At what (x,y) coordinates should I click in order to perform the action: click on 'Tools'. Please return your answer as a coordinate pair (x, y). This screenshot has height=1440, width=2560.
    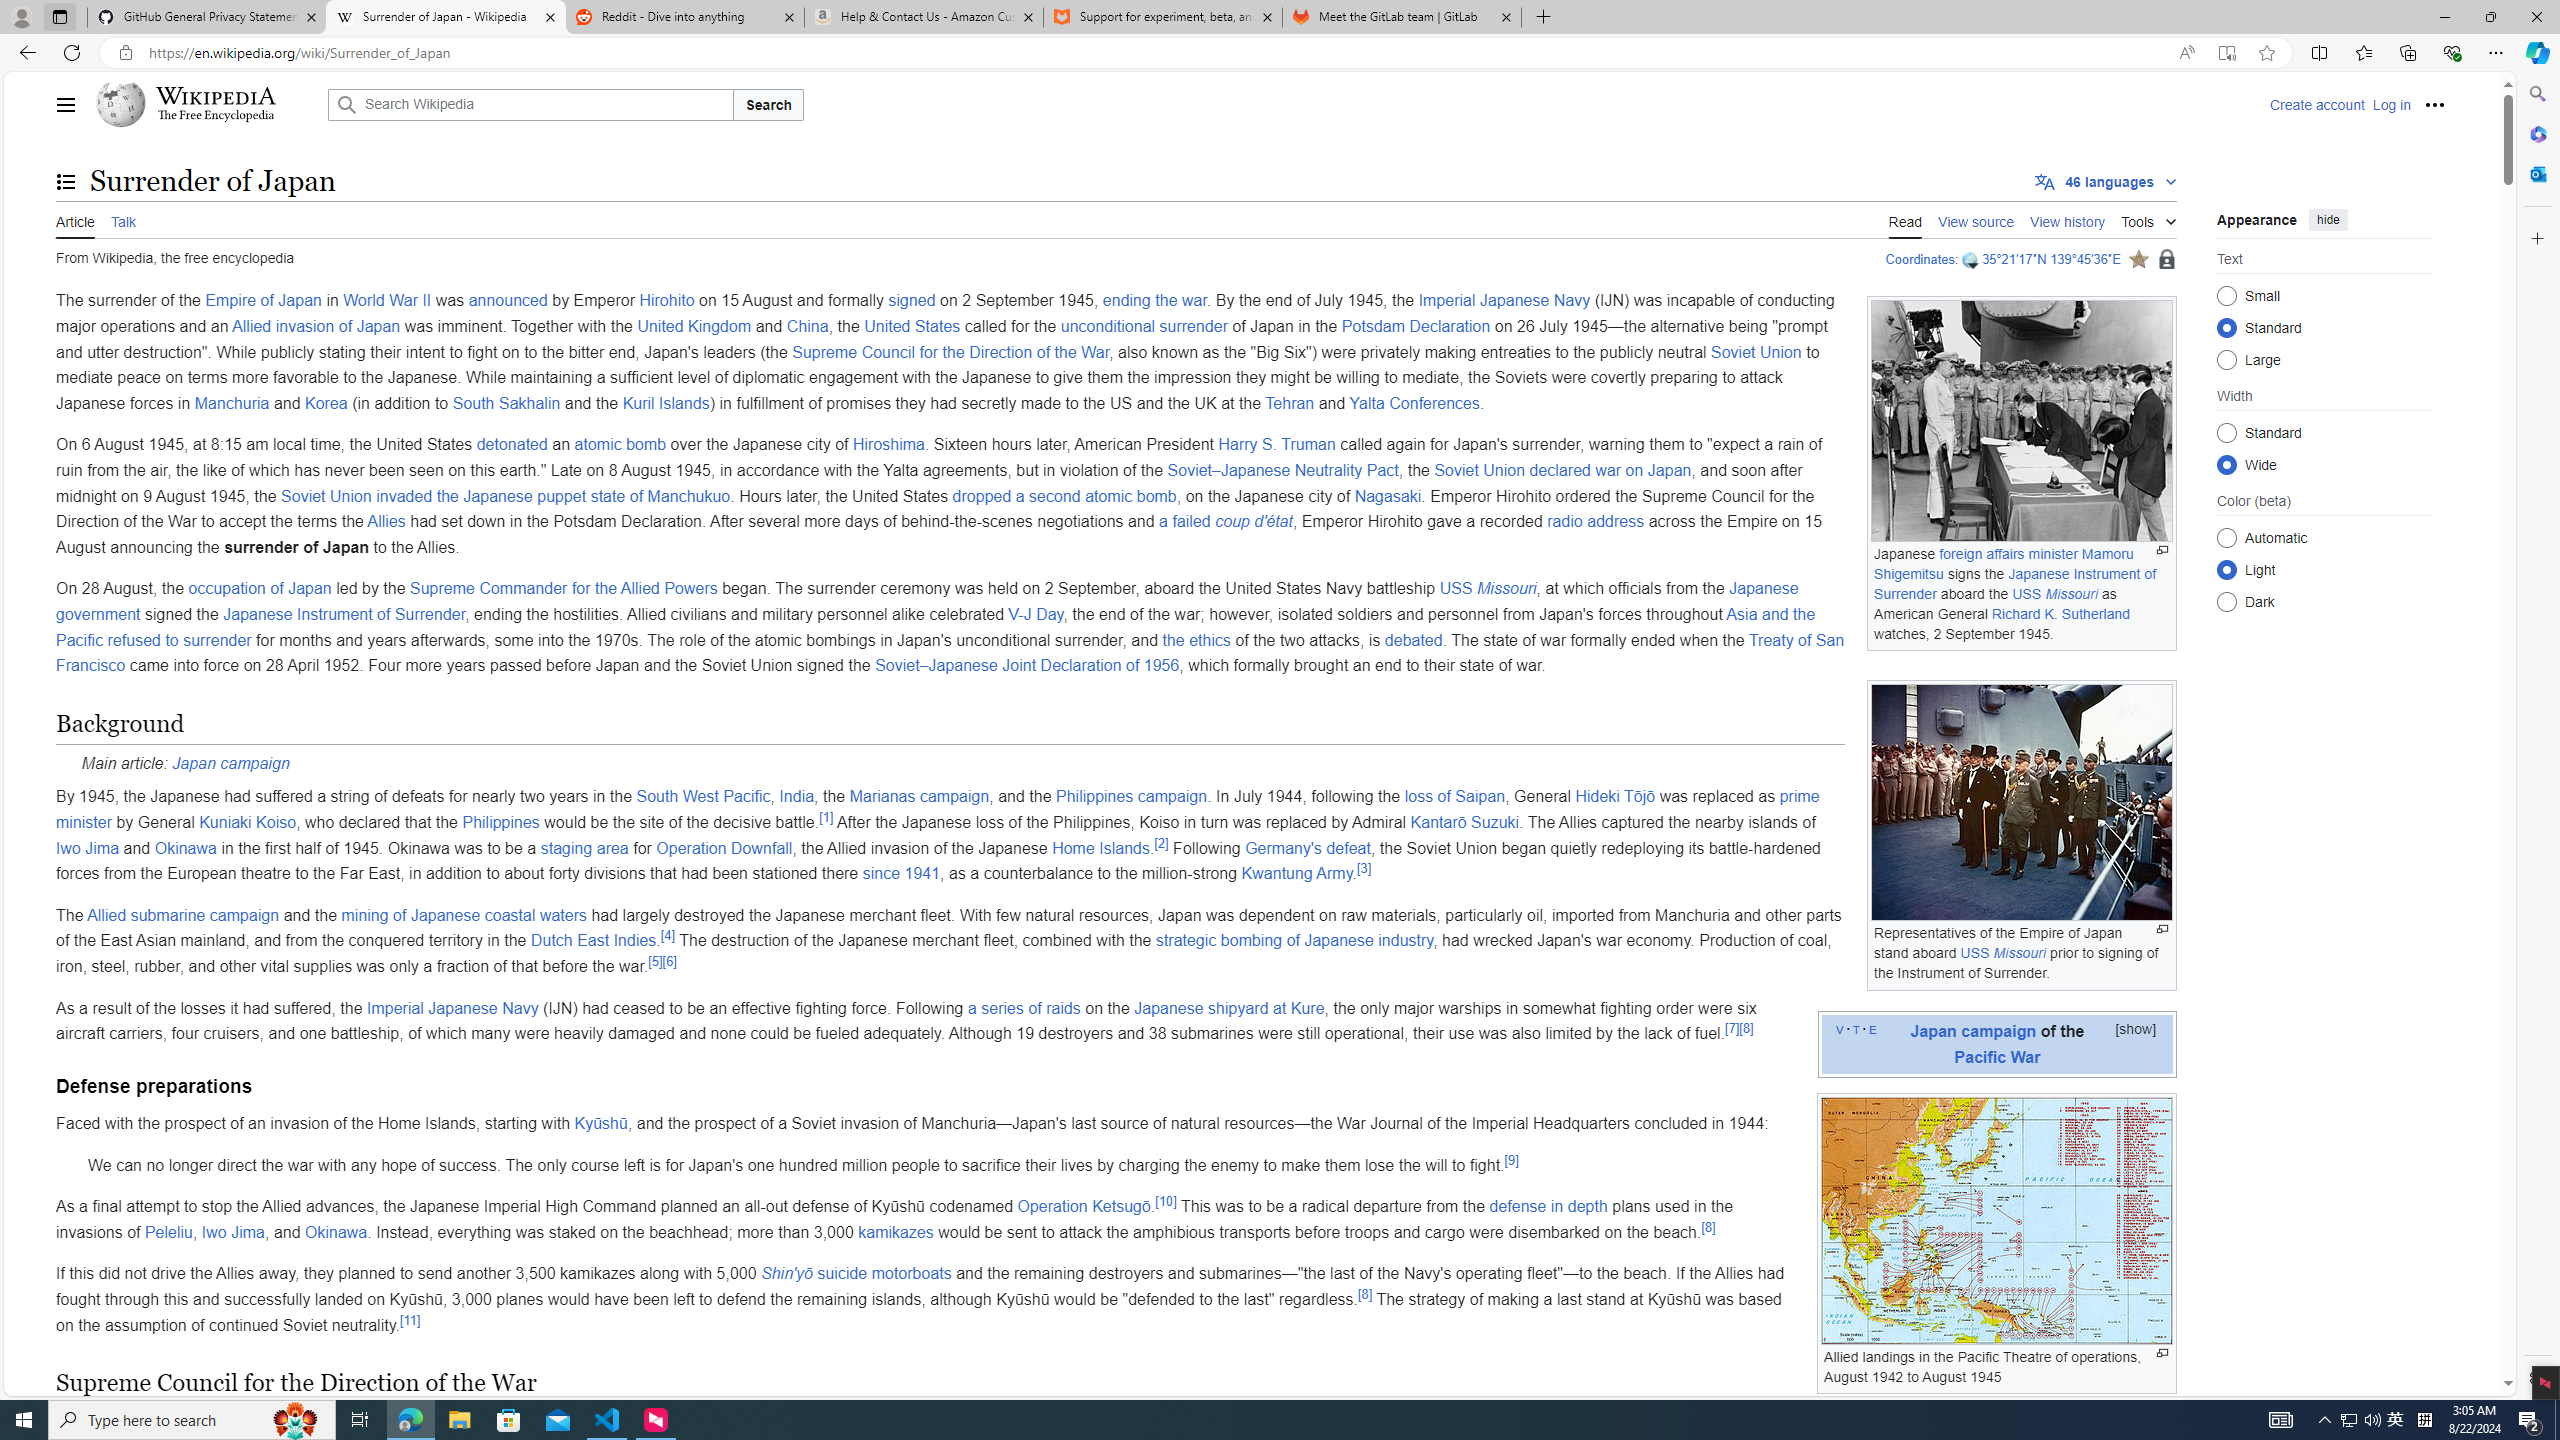
    Looking at the image, I should click on (2148, 218).